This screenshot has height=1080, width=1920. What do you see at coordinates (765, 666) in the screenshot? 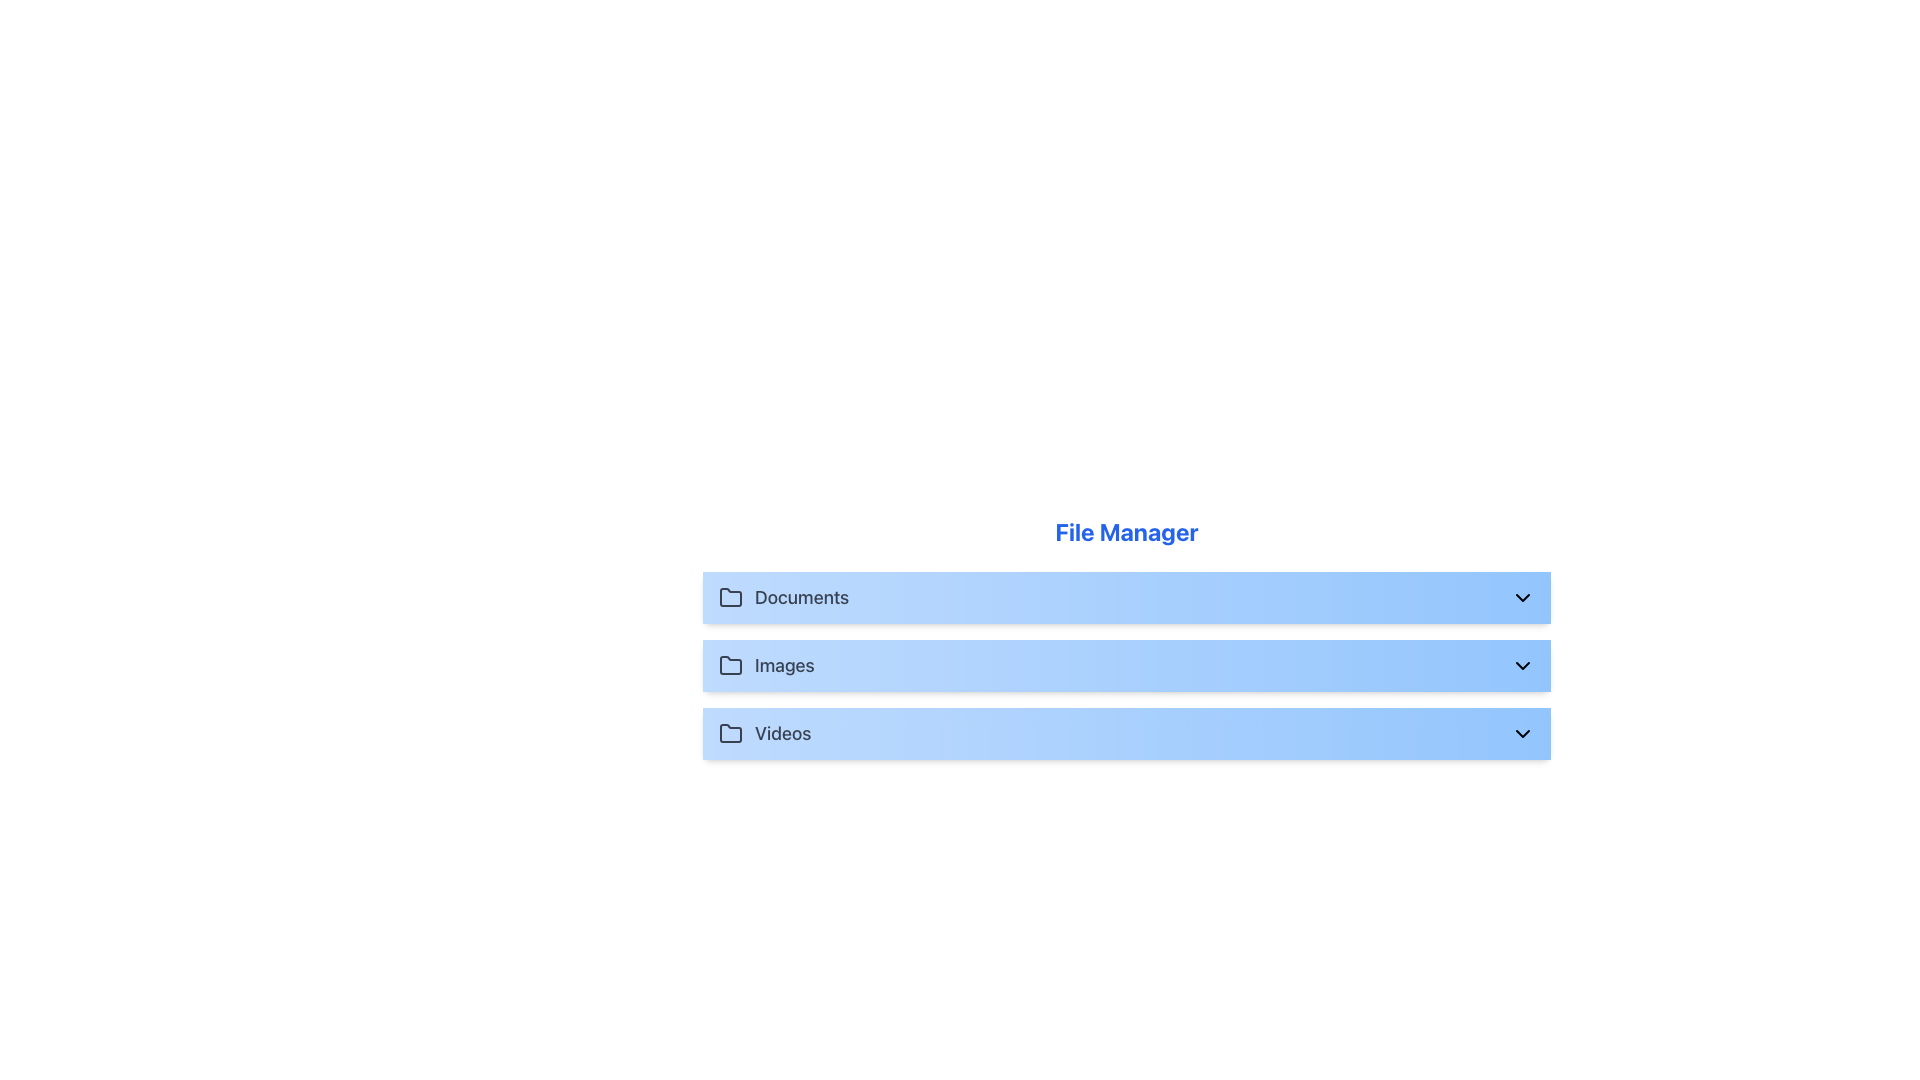
I see `the 'Images' category text label with an associated folder icon in the File Manager section` at bounding box center [765, 666].